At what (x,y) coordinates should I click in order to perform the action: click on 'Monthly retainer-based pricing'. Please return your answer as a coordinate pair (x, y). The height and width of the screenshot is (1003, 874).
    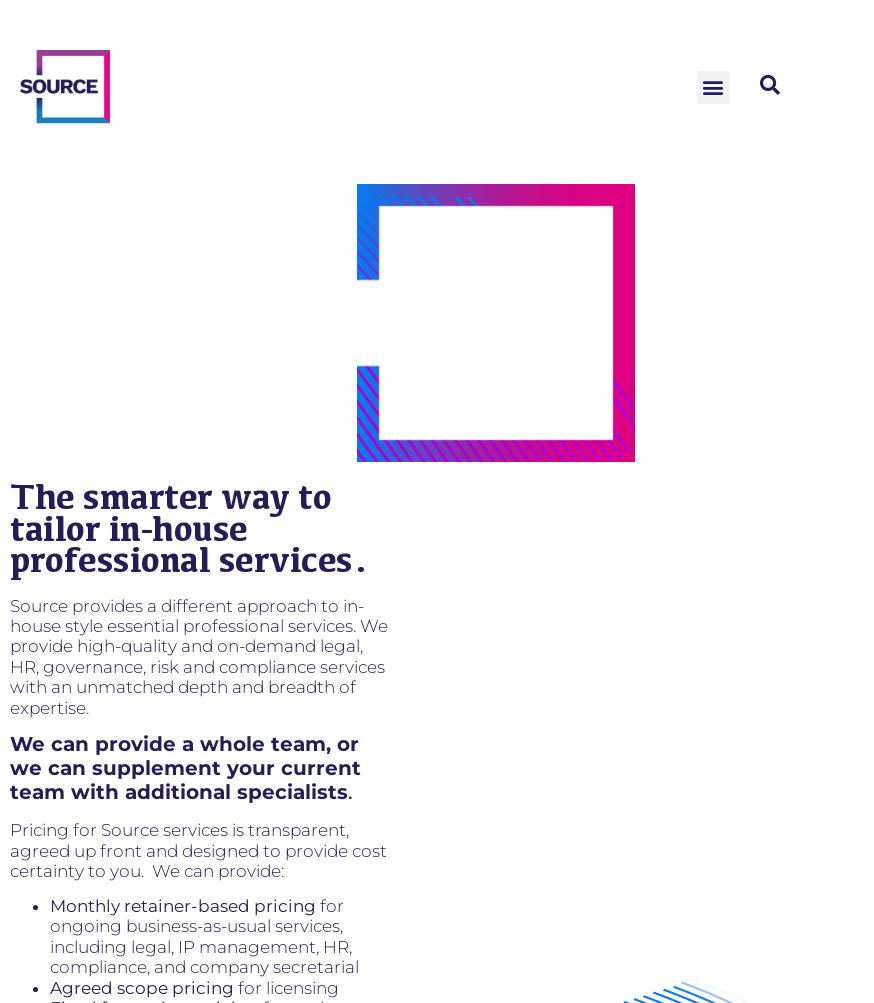
    Looking at the image, I should click on (182, 904).